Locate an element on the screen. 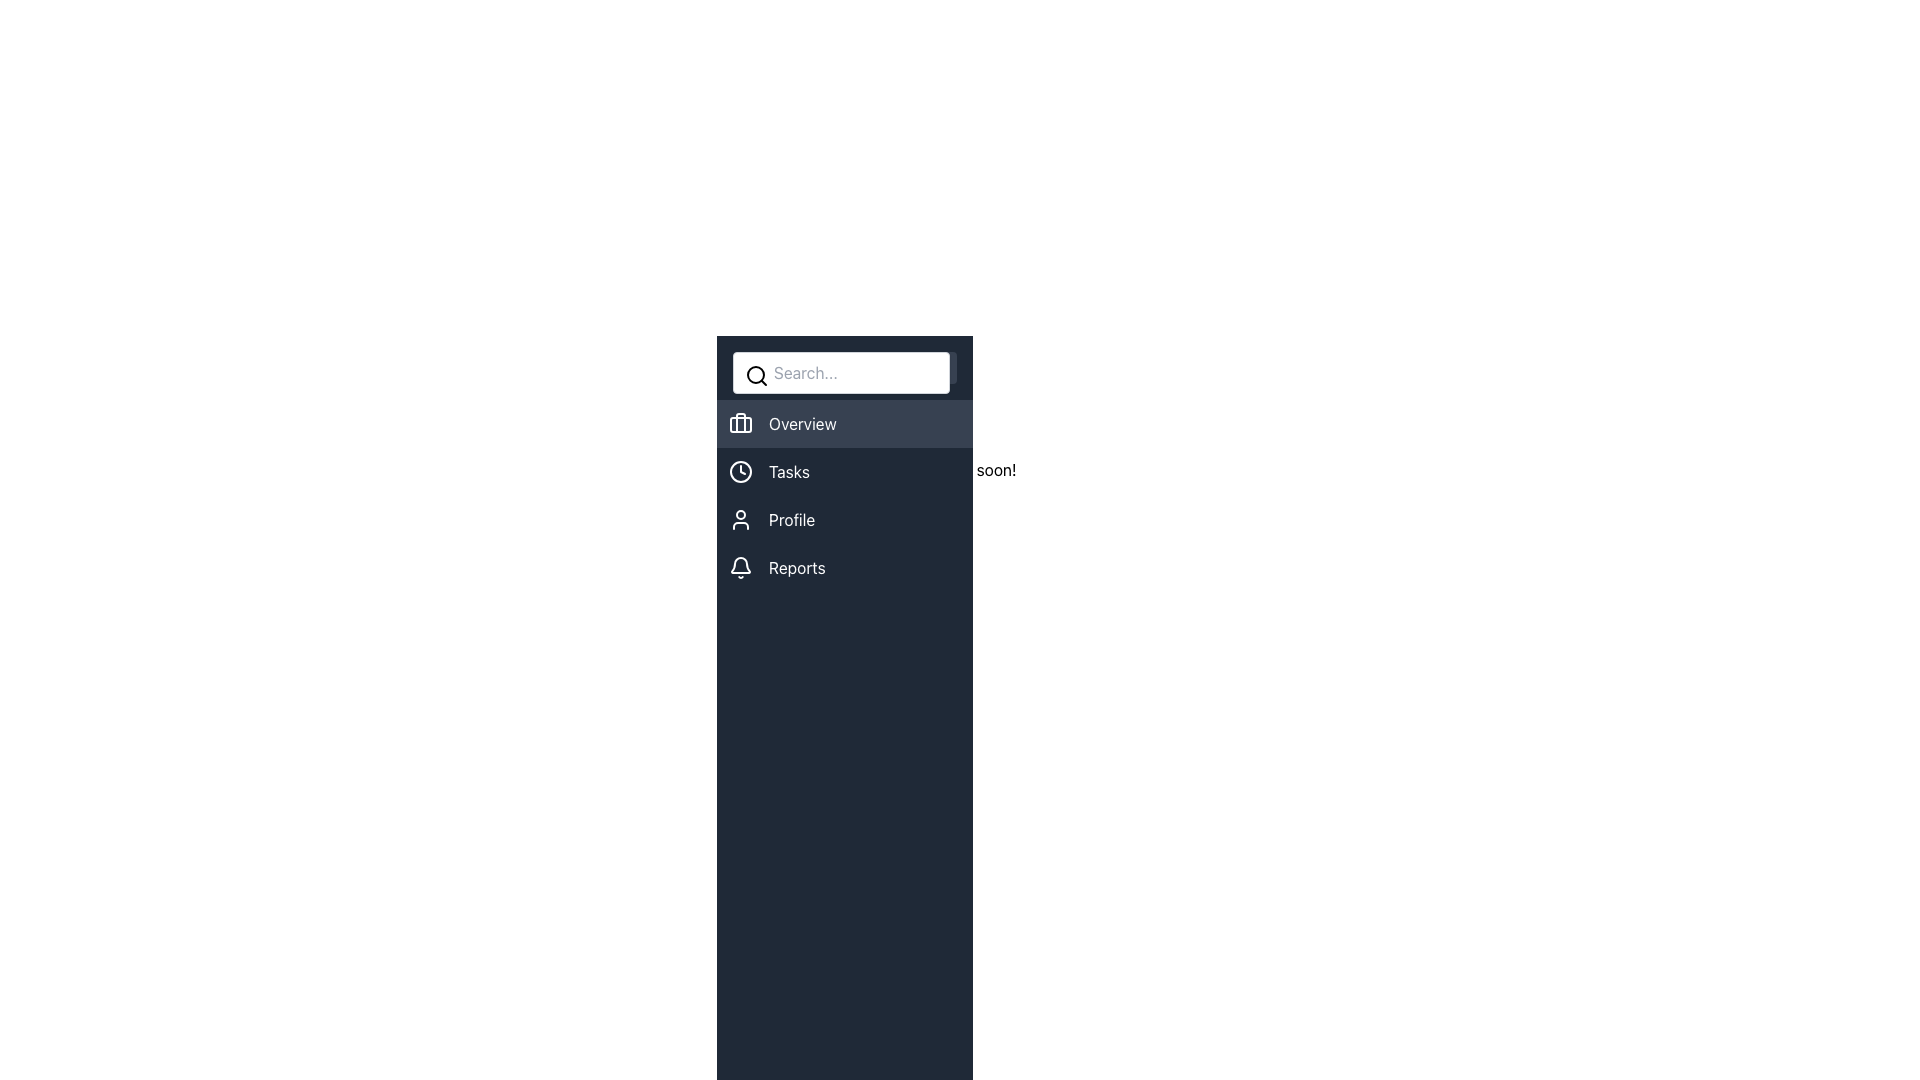 The height and width of the screenshot is (1080, 1920). the rectangular vector graphic element within the briefcase icon located next to the 'Overview' label in the vertical navigation menu is located at coordinates (739, 423).